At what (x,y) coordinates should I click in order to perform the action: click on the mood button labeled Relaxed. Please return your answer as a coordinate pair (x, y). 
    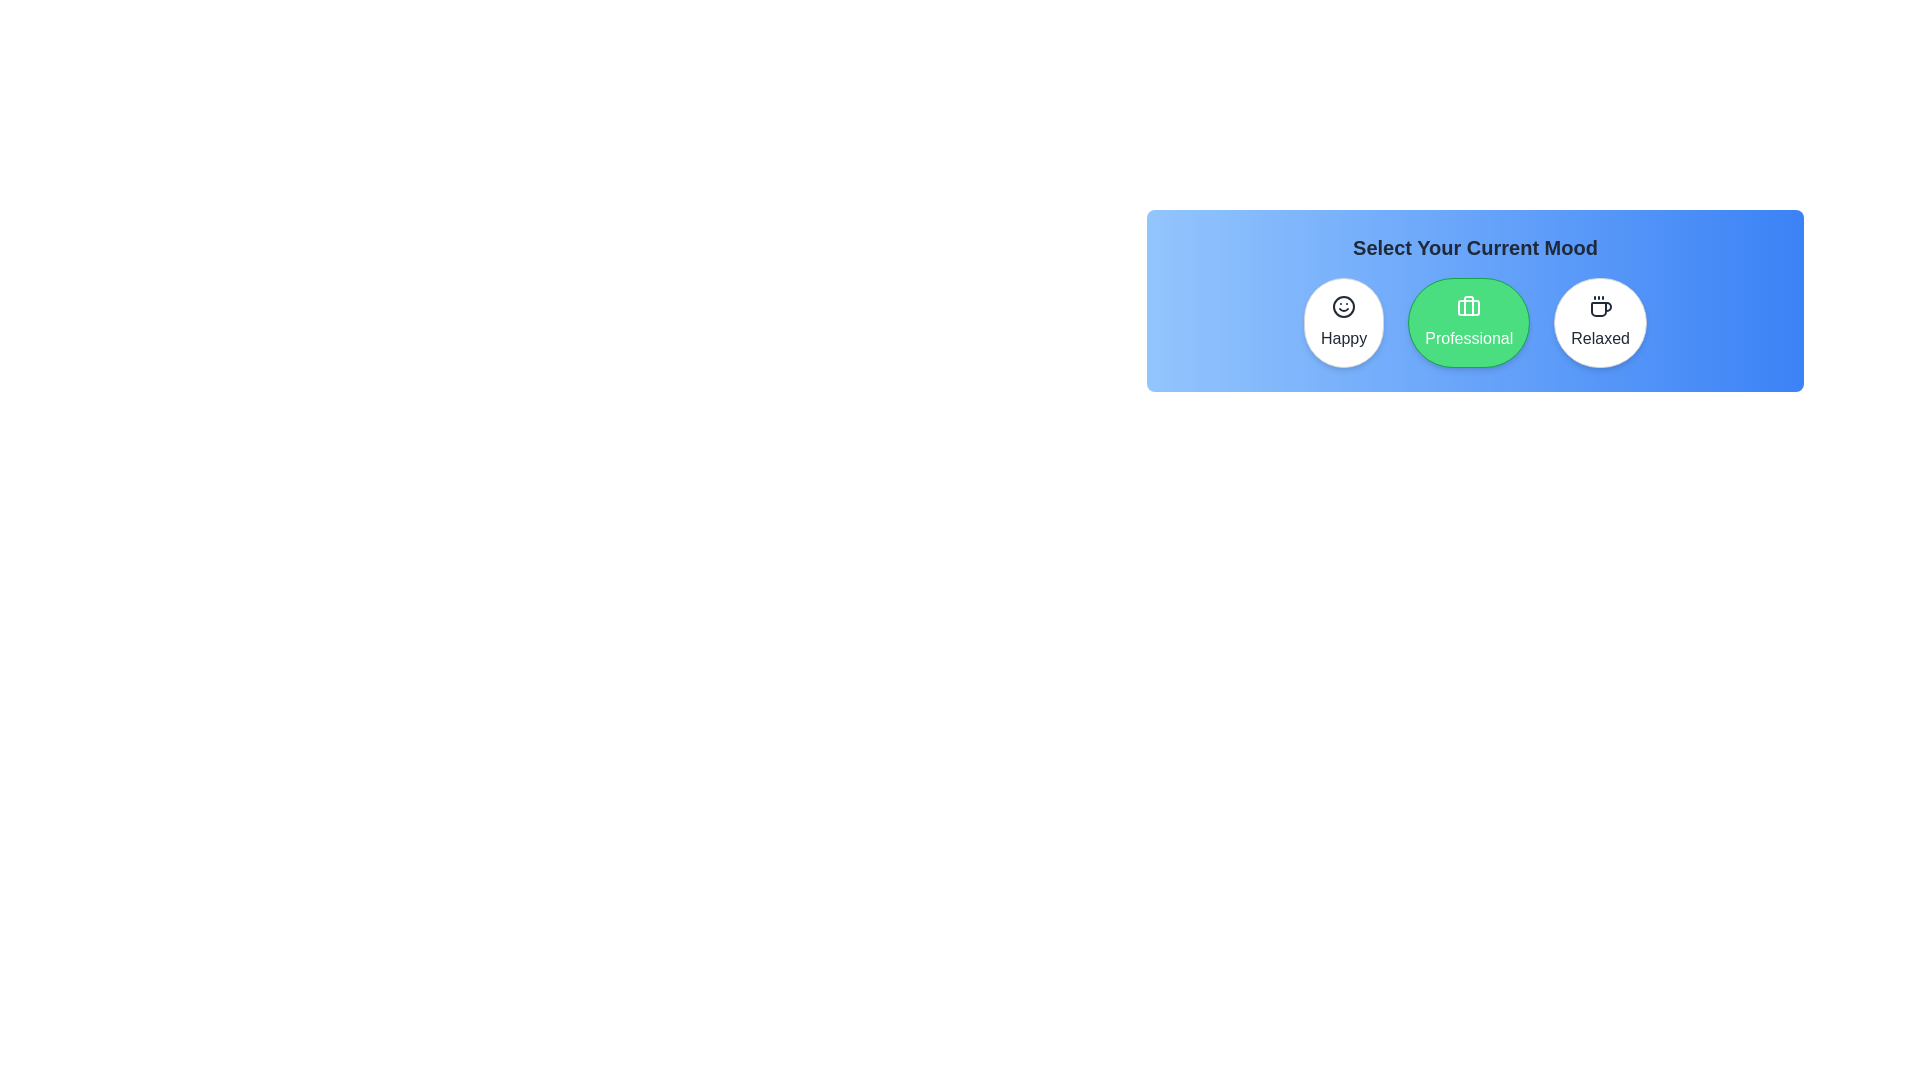
    Looking at the image, I should click on (1600, 322).